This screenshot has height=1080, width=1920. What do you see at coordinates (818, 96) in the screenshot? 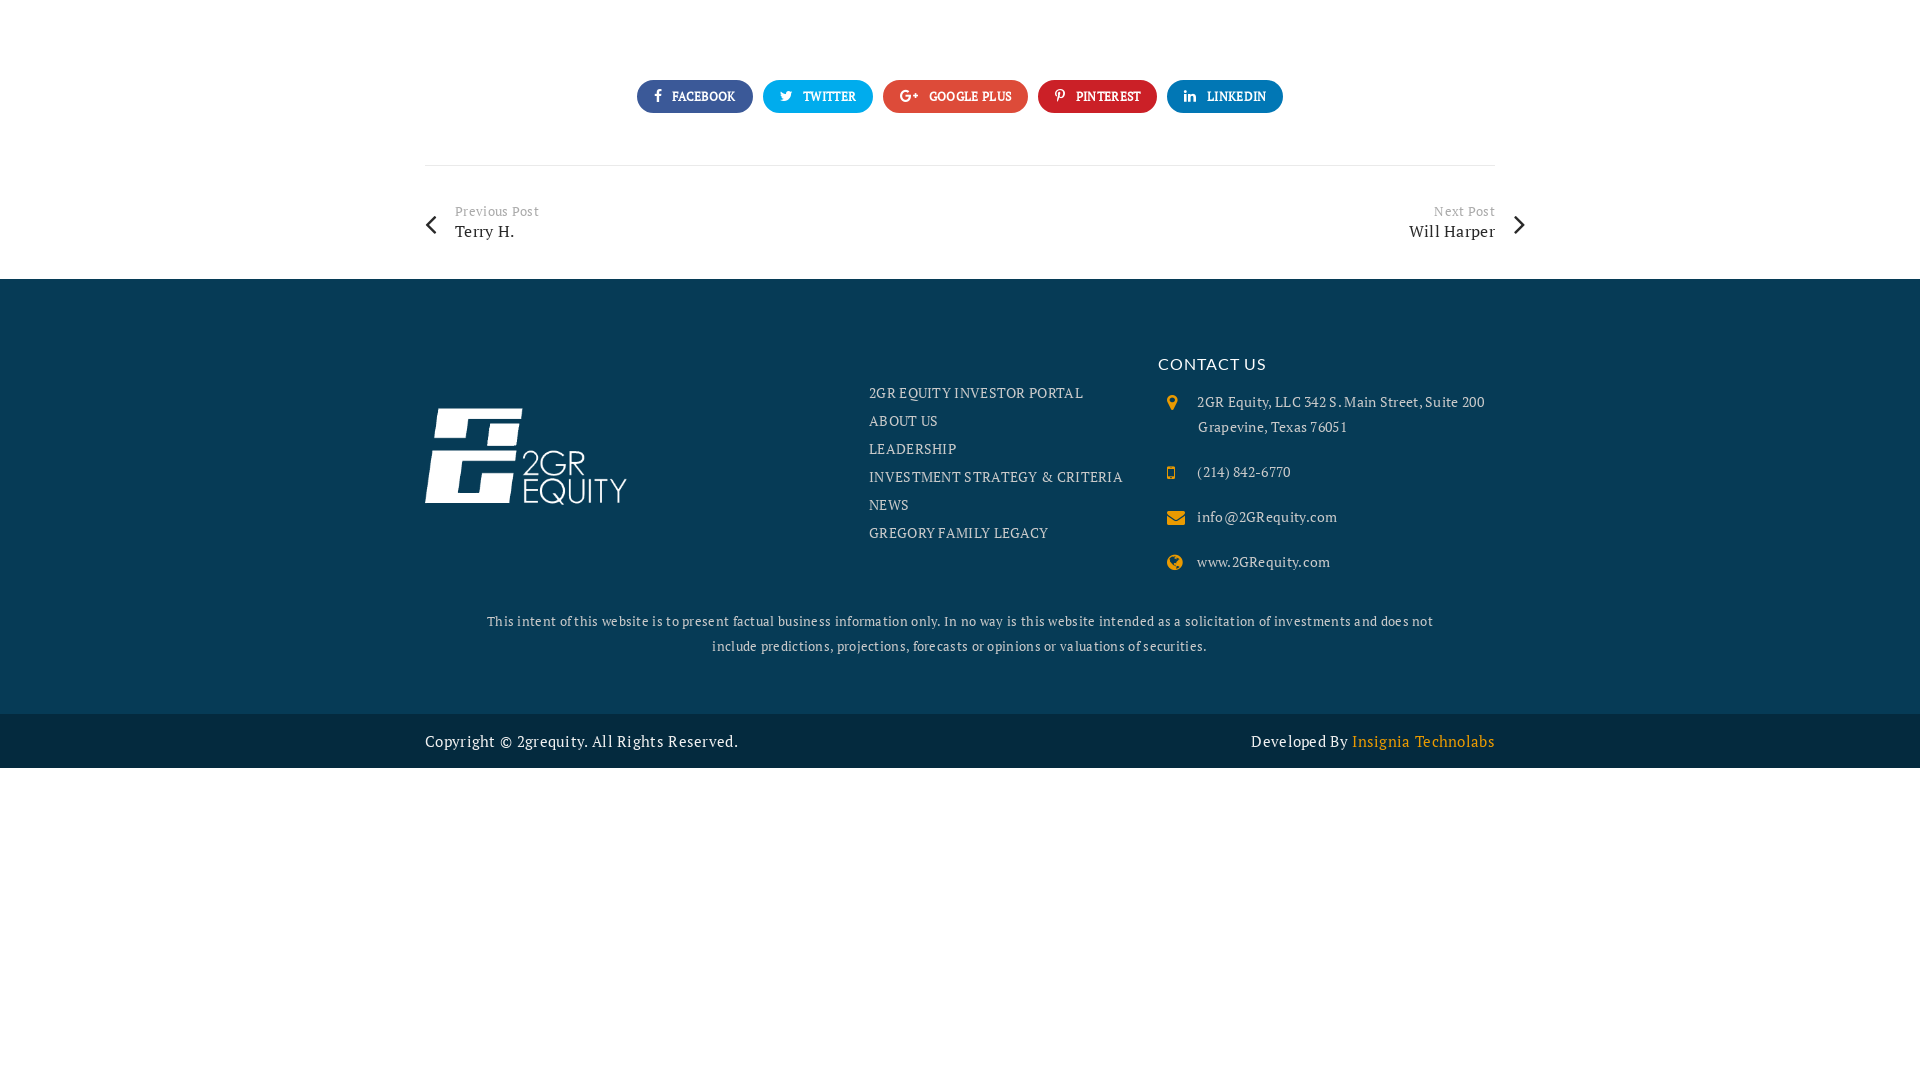
I see `'TWITTER'` at bounding box center [818, 96].